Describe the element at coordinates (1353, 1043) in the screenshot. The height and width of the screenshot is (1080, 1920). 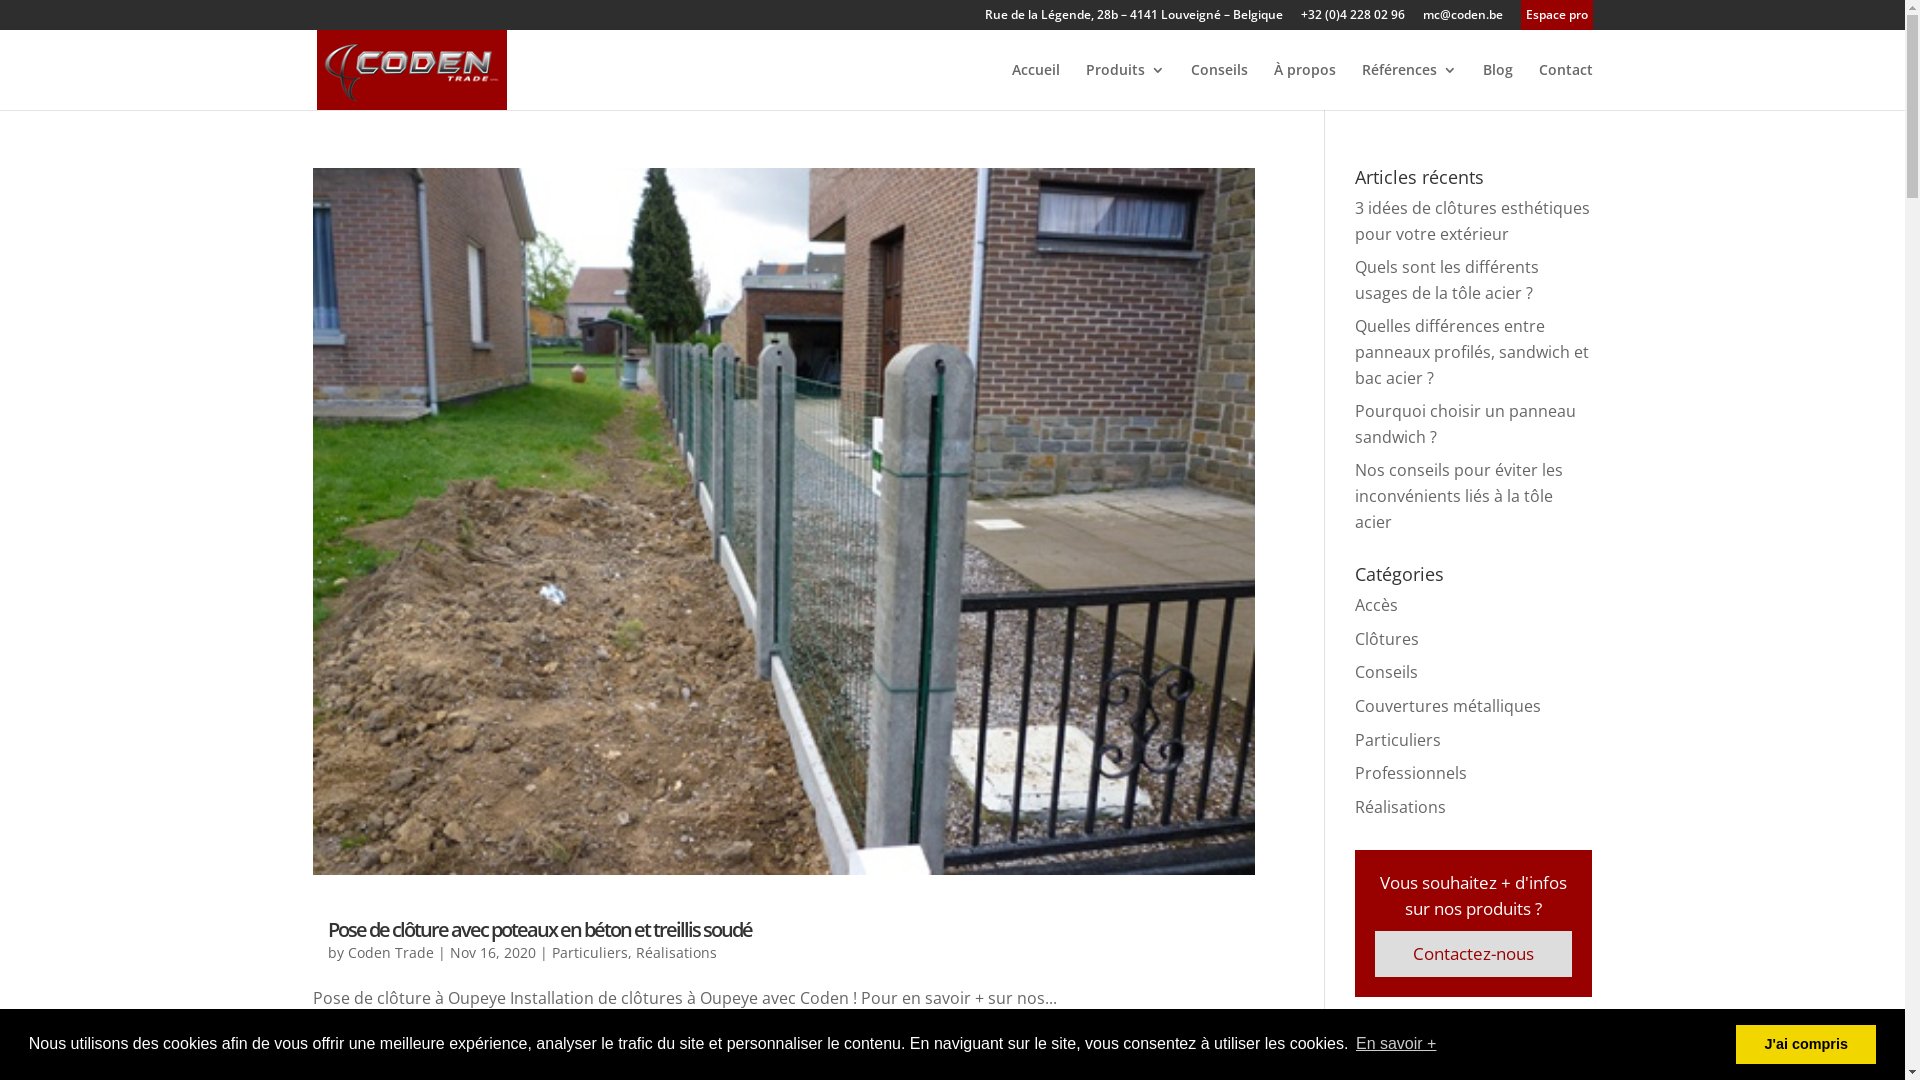
I see `'En savoir +'` at that location.